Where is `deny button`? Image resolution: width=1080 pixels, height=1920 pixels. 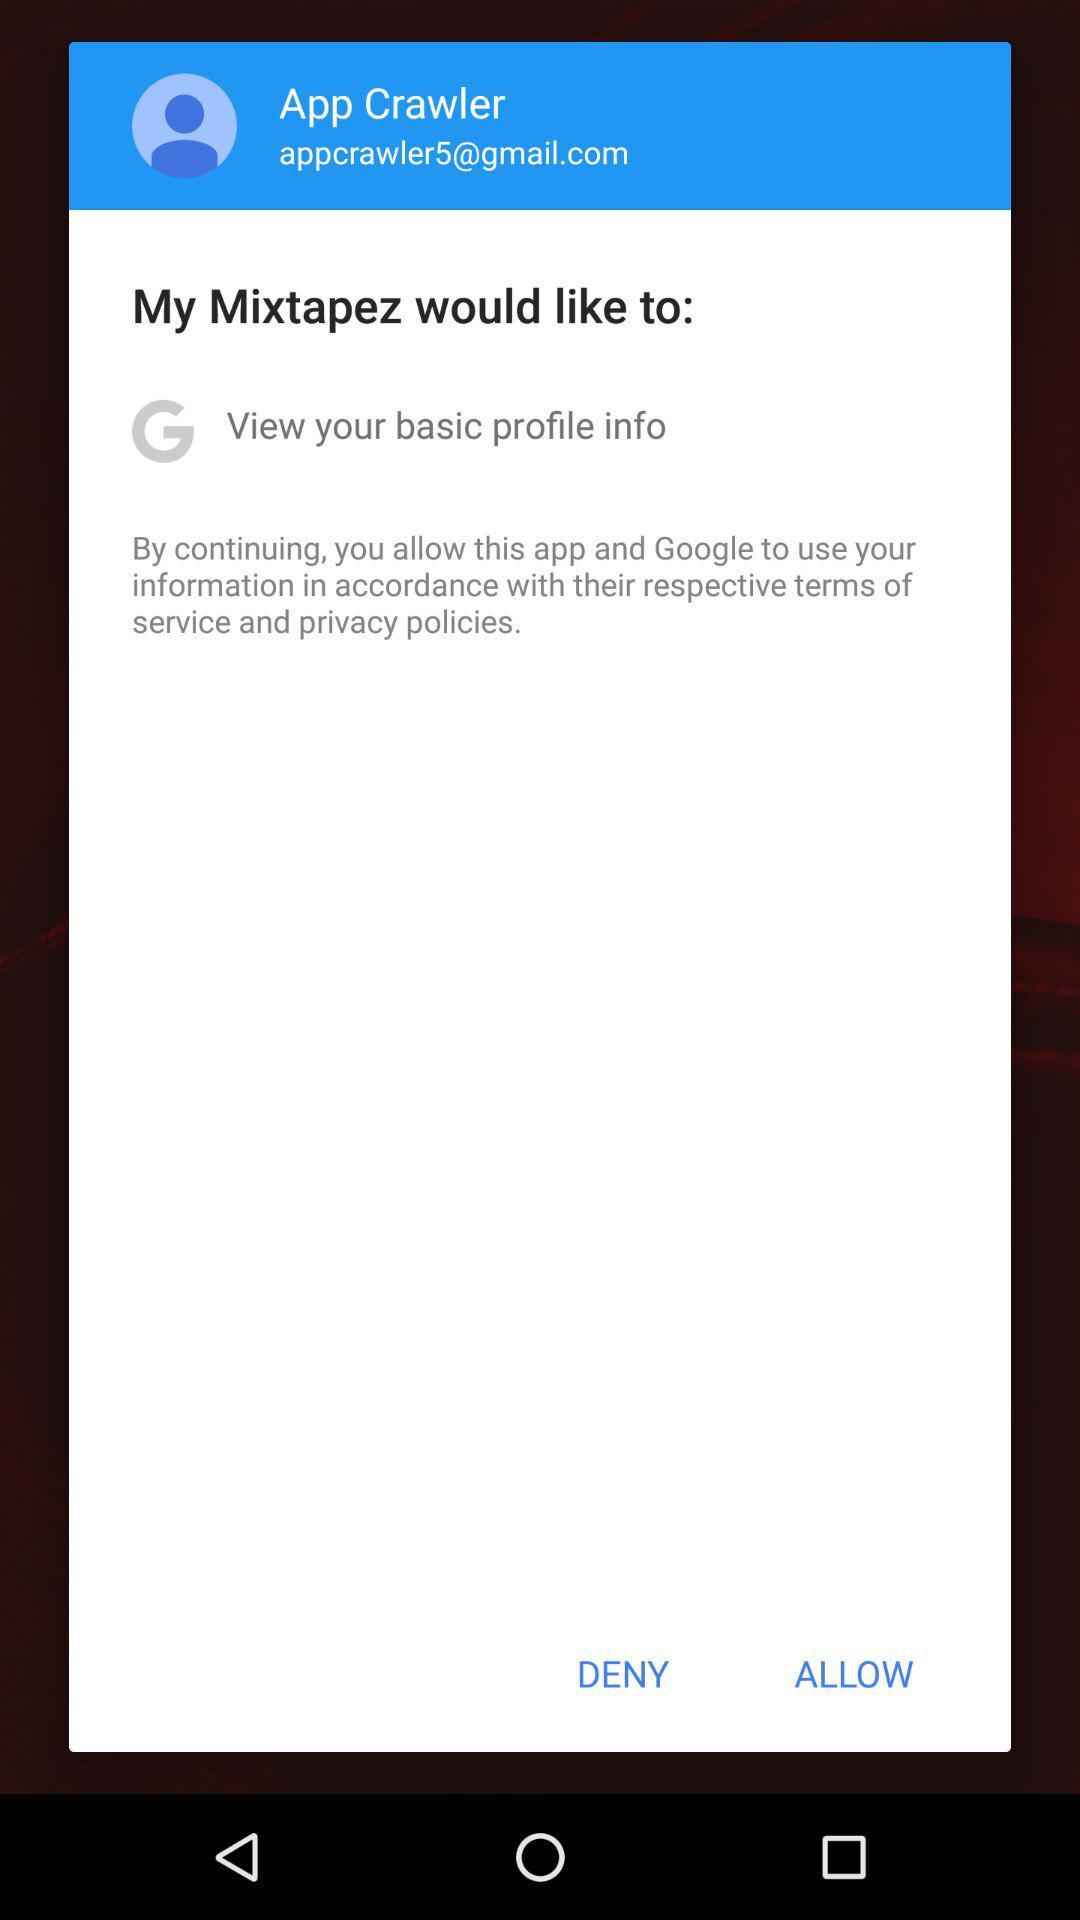 deny button is located at coordinates (621, 1673).